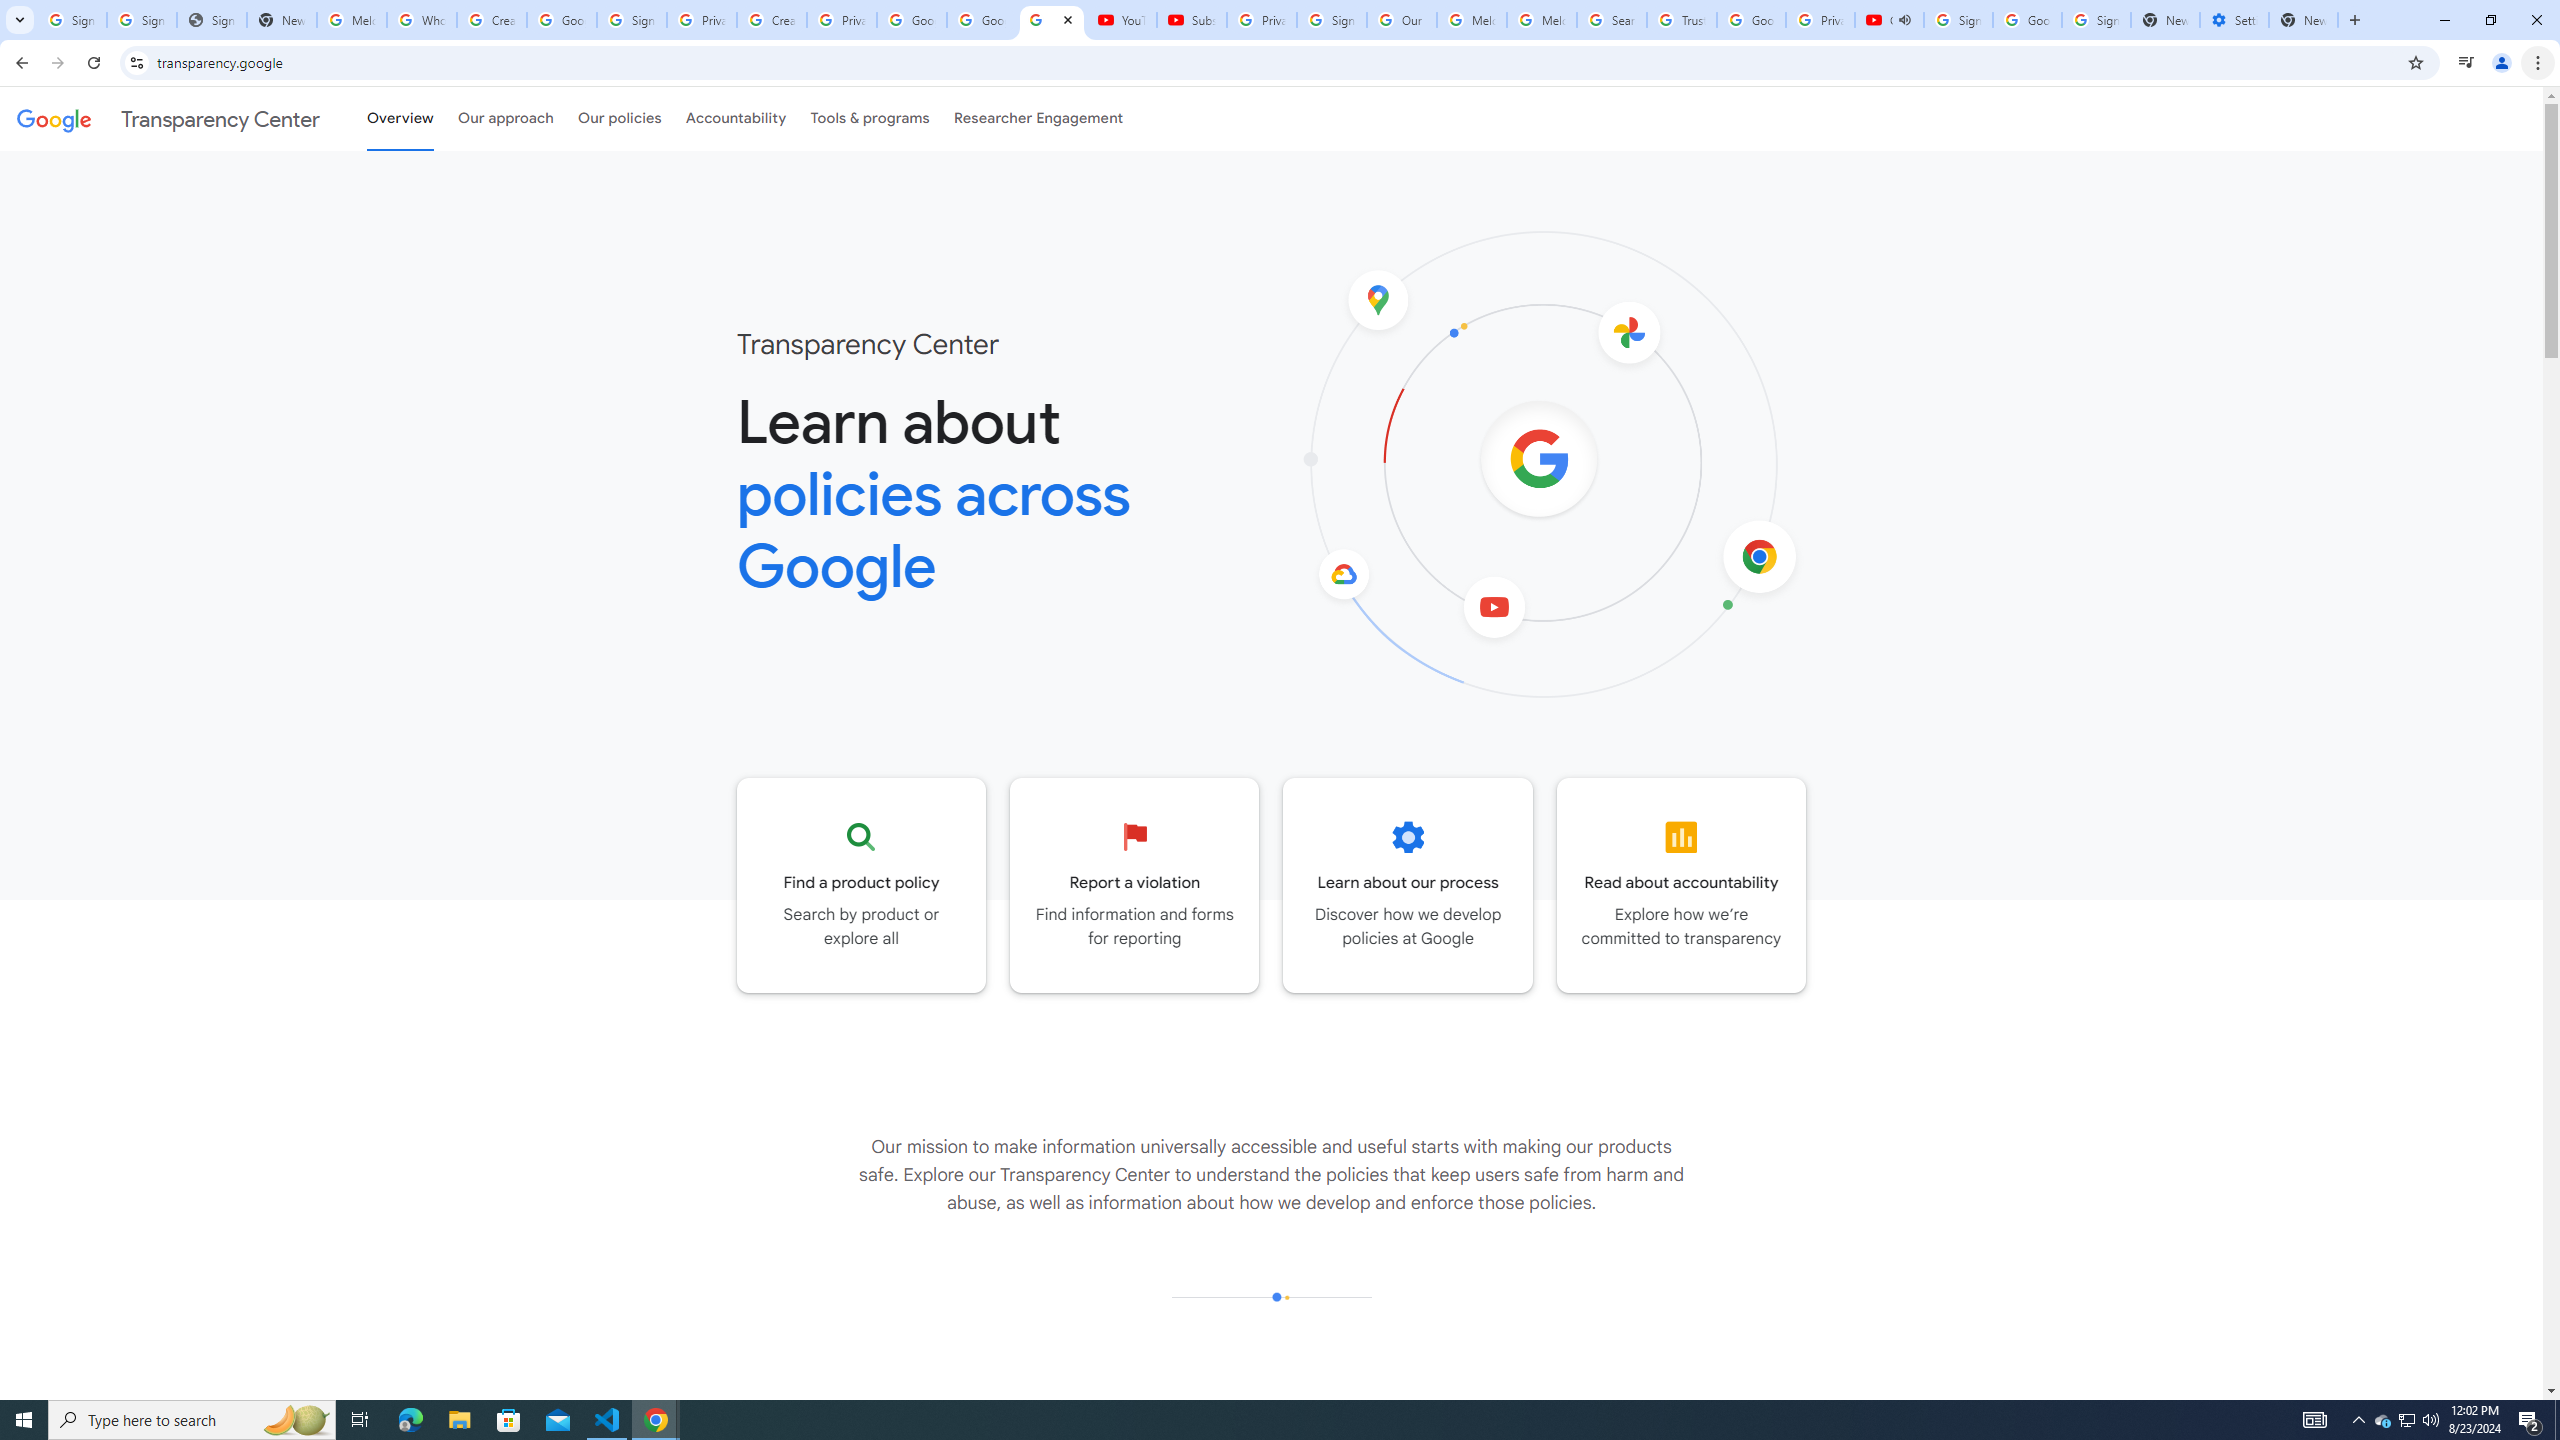 This screenshot has height=1440, width=2560. What do you see at coordinates (1134, 884) in the screenshot?
I see `'Go to the Reporting and appeals page'` at bounding box center [1134, 884].